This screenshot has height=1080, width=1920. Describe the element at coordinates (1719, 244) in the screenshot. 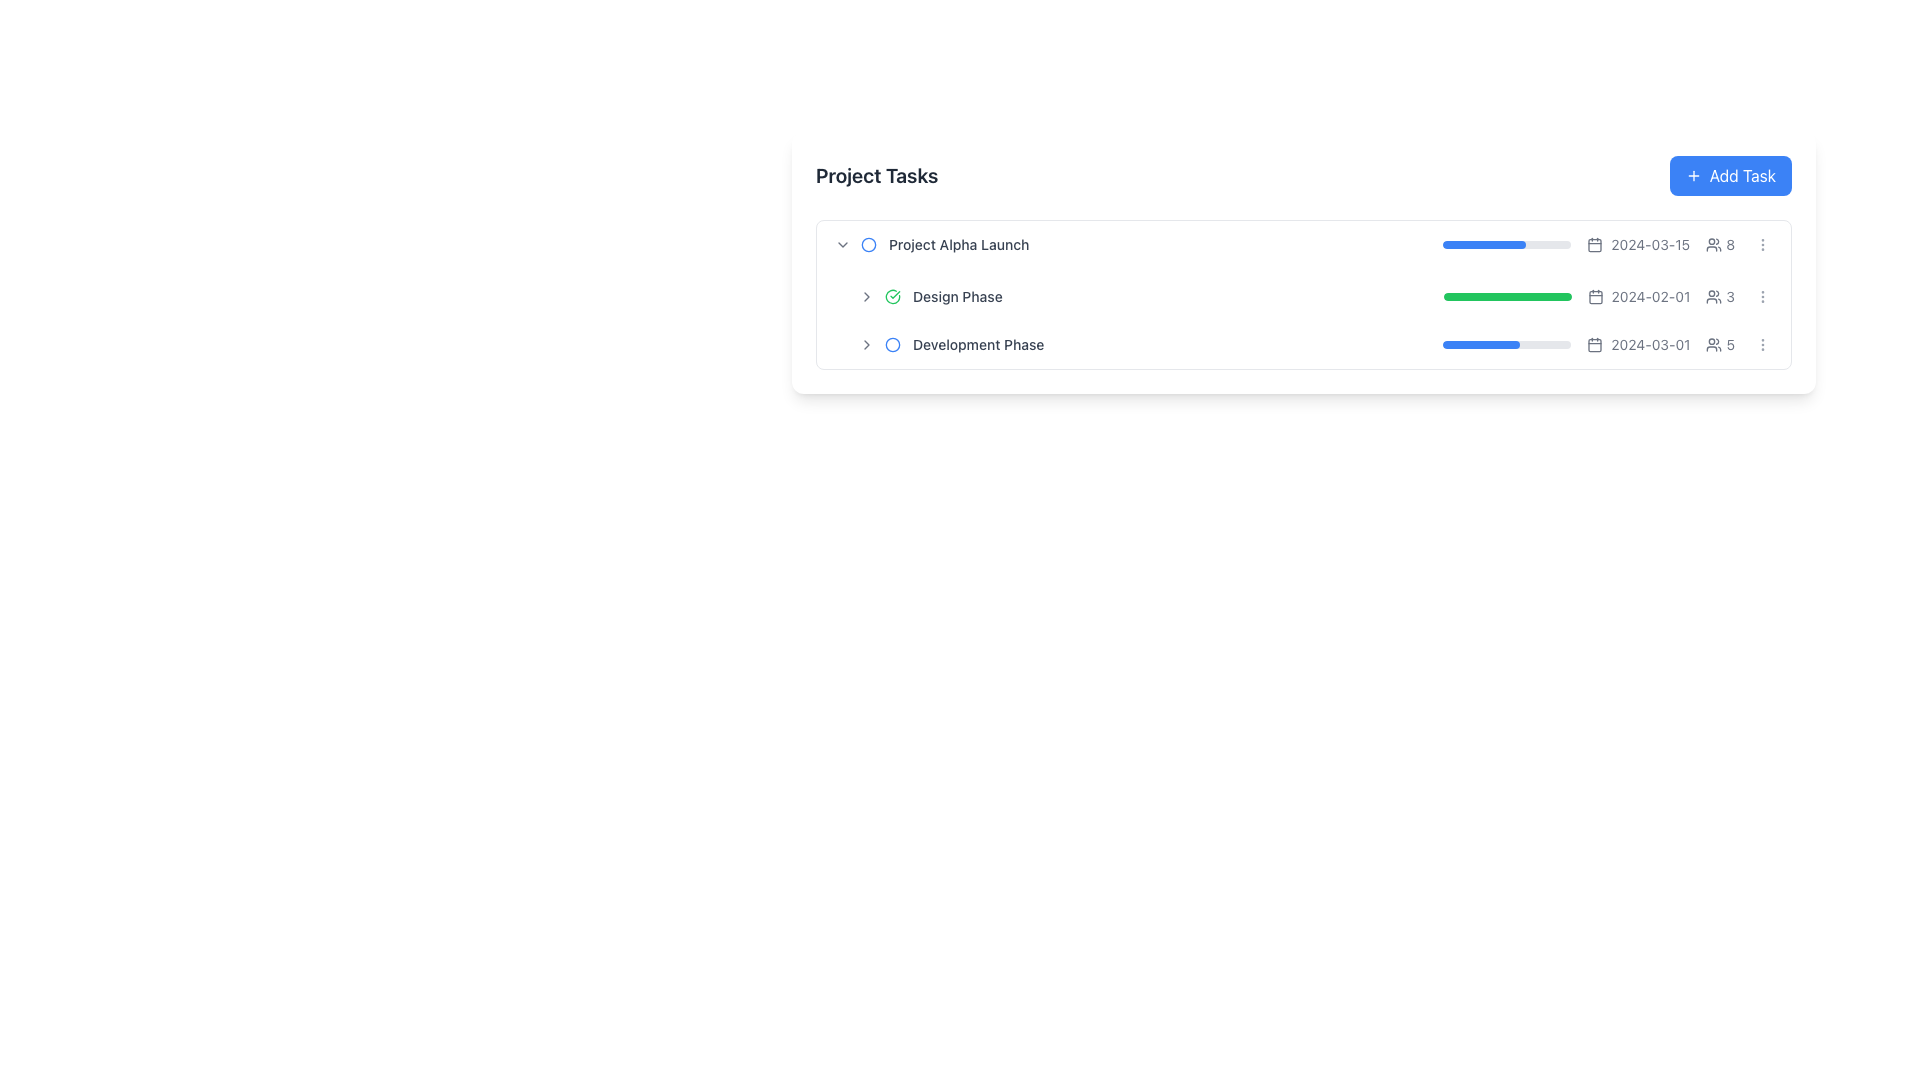

I see `the informational text element displaying the number '8' next to the user icon` at that location.